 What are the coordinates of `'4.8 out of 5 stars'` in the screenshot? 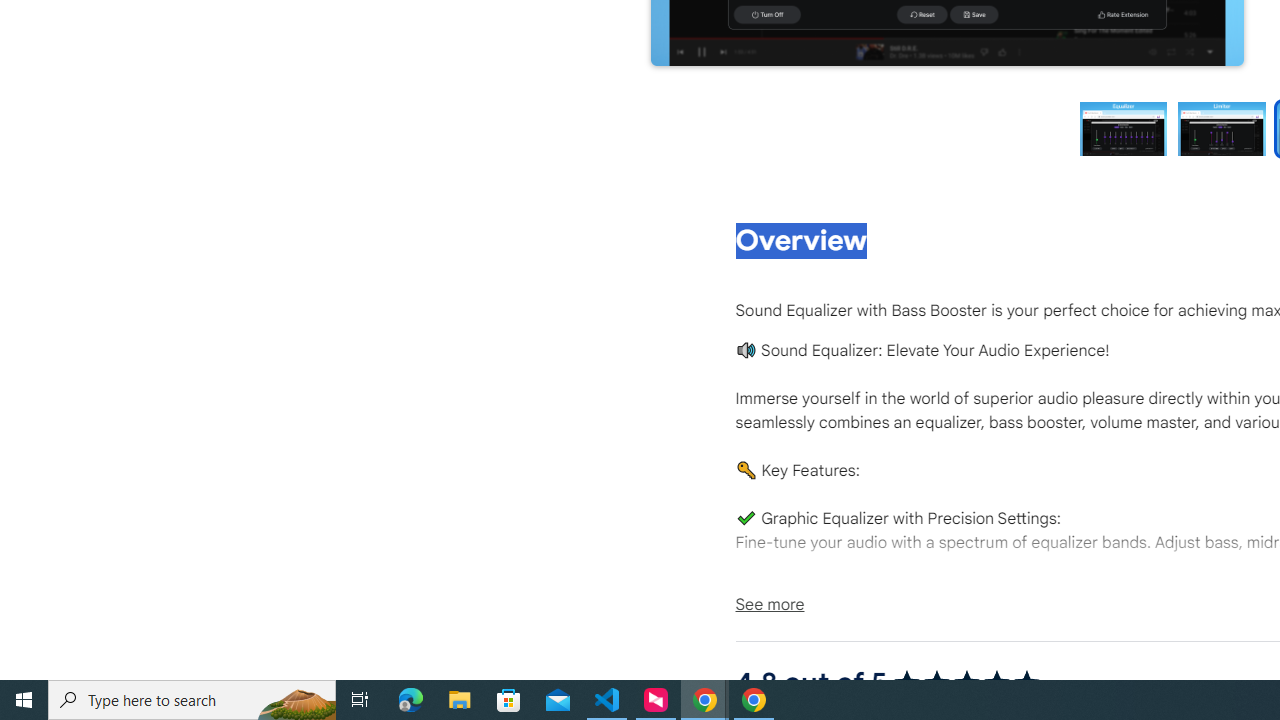 It's located at (966, 681).